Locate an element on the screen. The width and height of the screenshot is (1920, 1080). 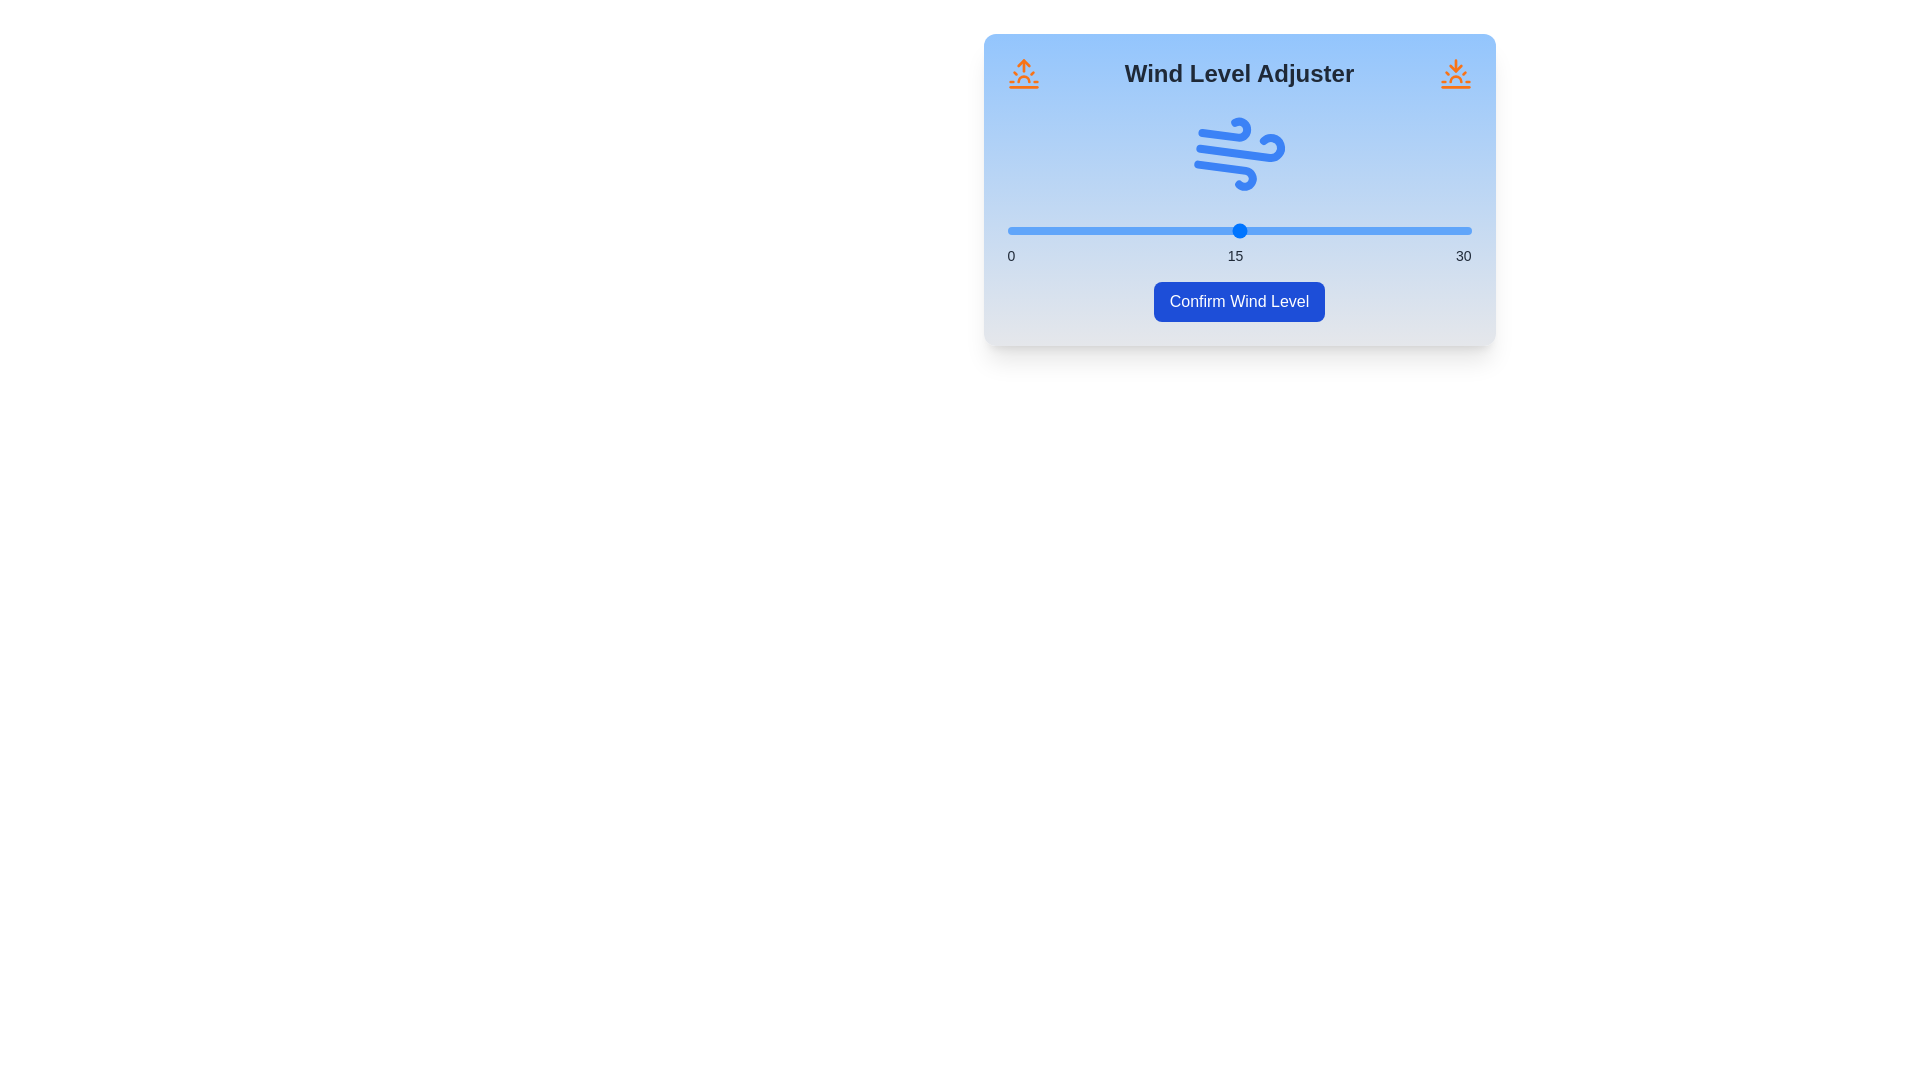
the slider to inspect the current wind level value is located at coordinates (1238, 230).